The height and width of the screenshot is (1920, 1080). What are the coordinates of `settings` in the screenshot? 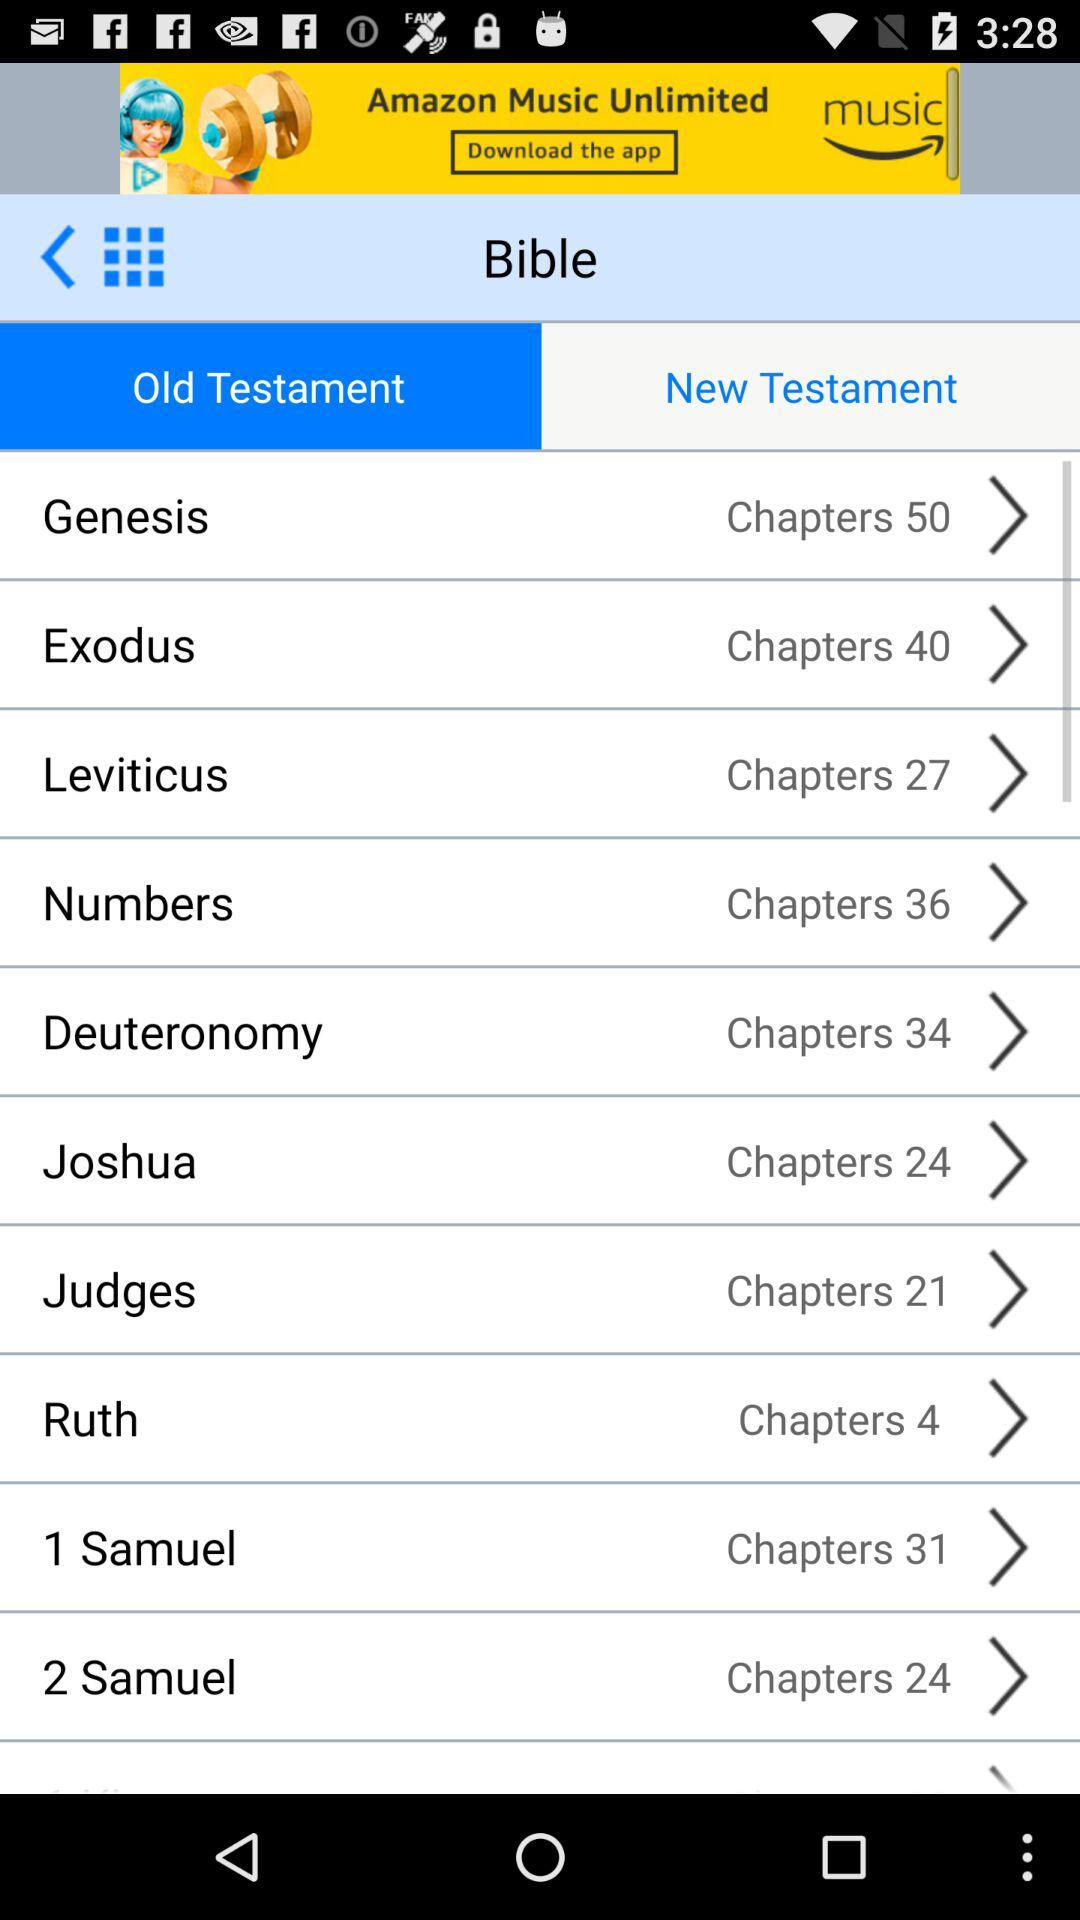 It's located at (133, 255).